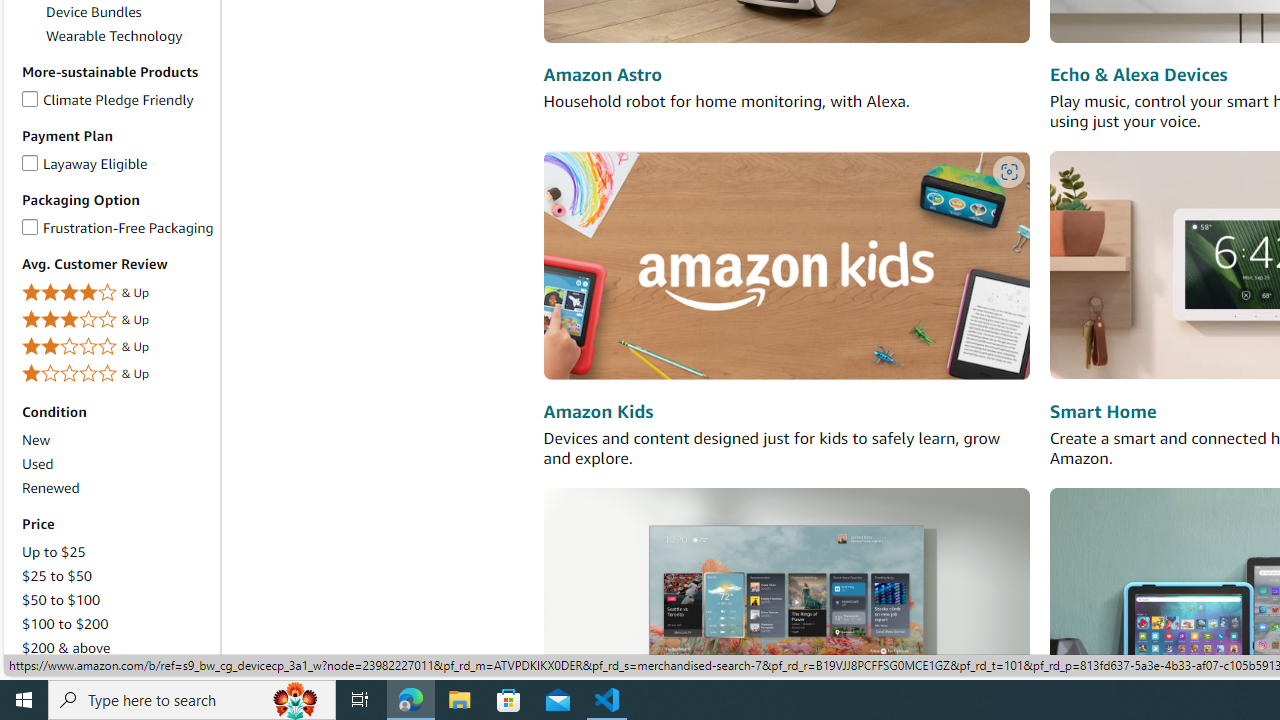 The height and width of the screenshot is (720, 1280). I want to click on '$200 & above', so click(66, 648).